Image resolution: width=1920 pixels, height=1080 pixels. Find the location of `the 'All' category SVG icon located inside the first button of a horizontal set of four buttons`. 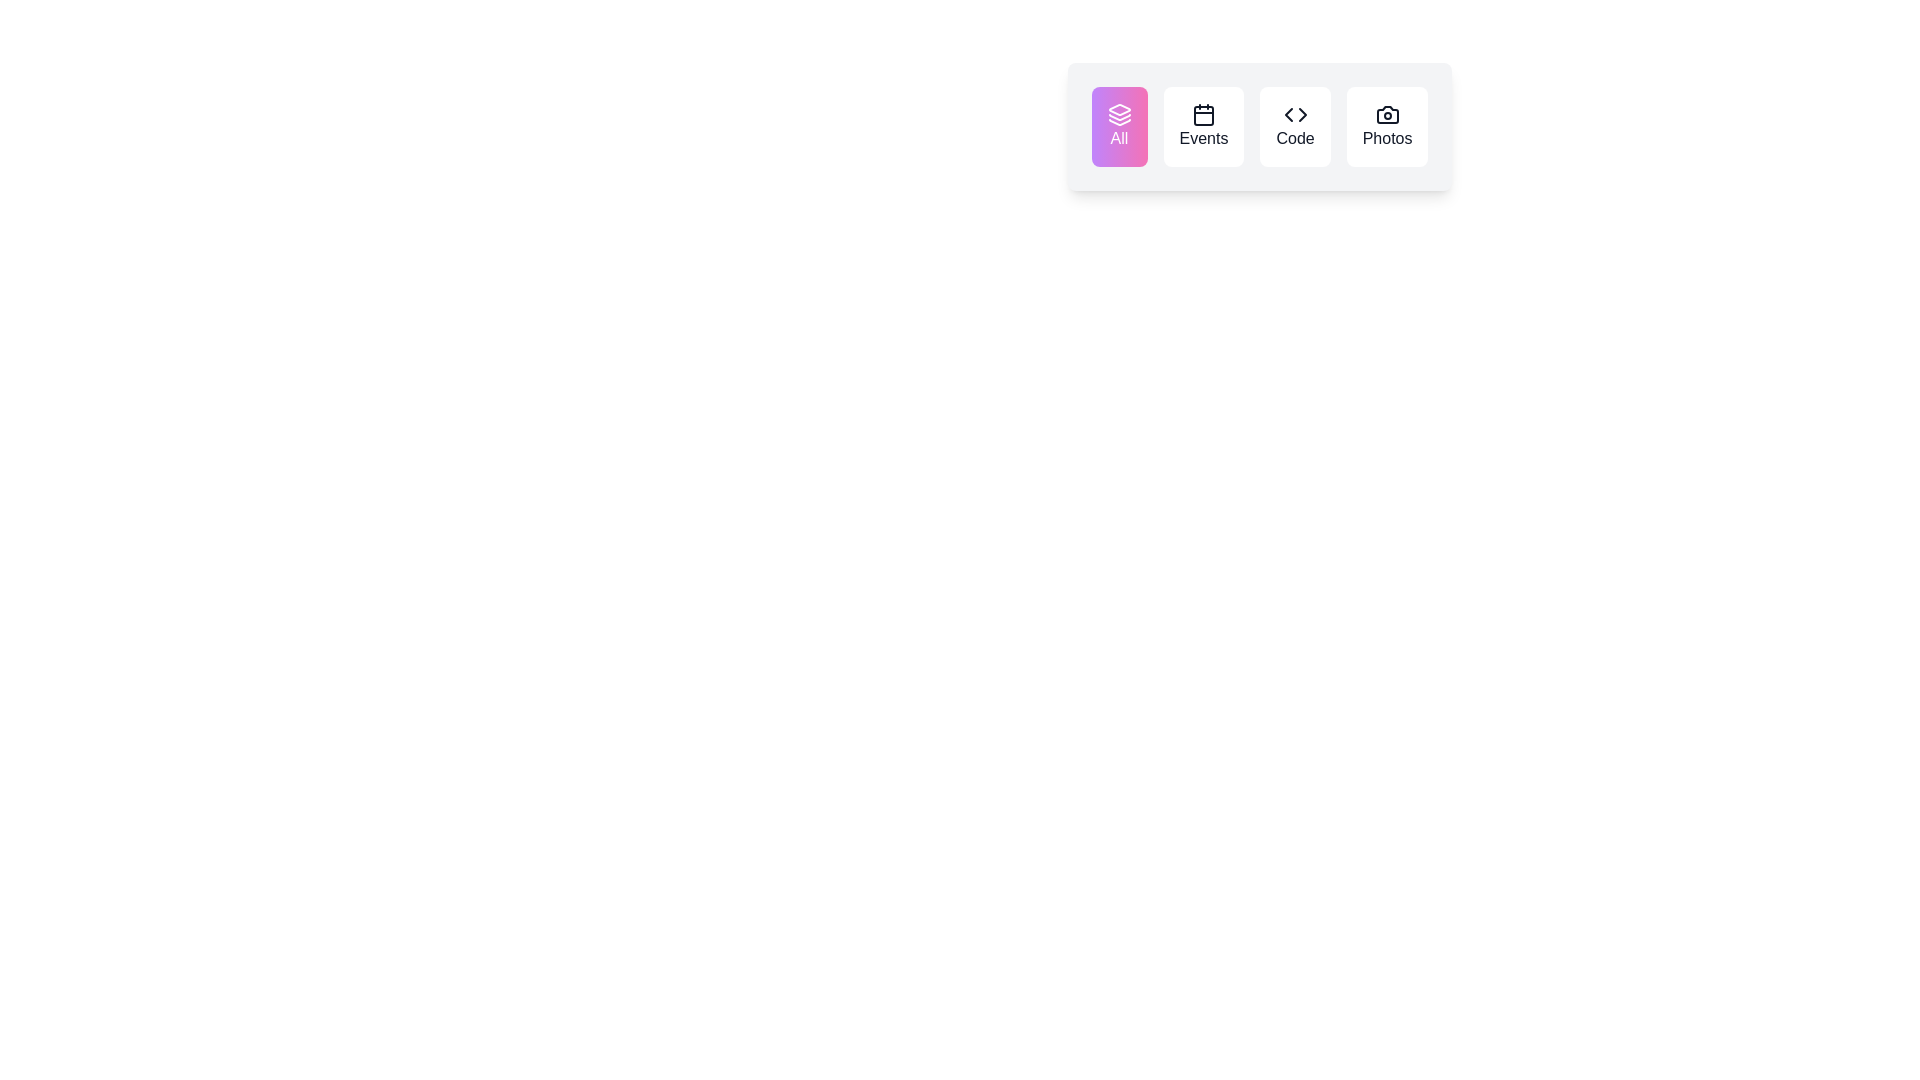

the 'All' category SVG icon located inside the first button of a horizontal set of four buttons is located at coordinates (1117, 110).